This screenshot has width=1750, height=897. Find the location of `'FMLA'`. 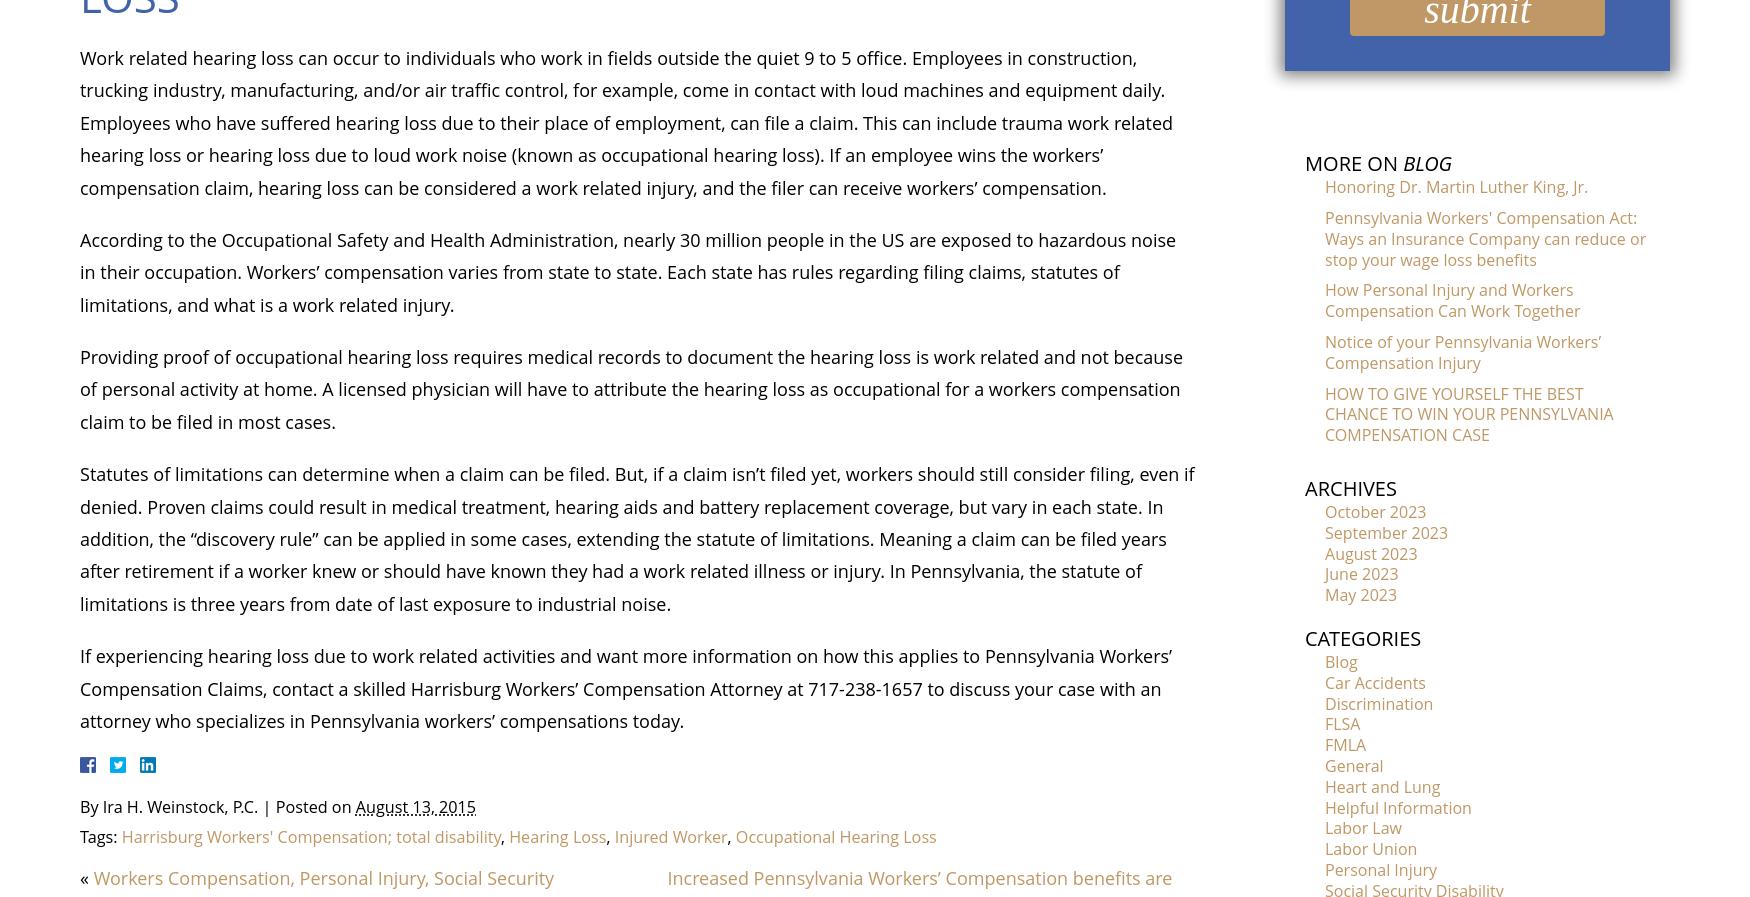

'FMLA' is located at coordinates (1345, 744).